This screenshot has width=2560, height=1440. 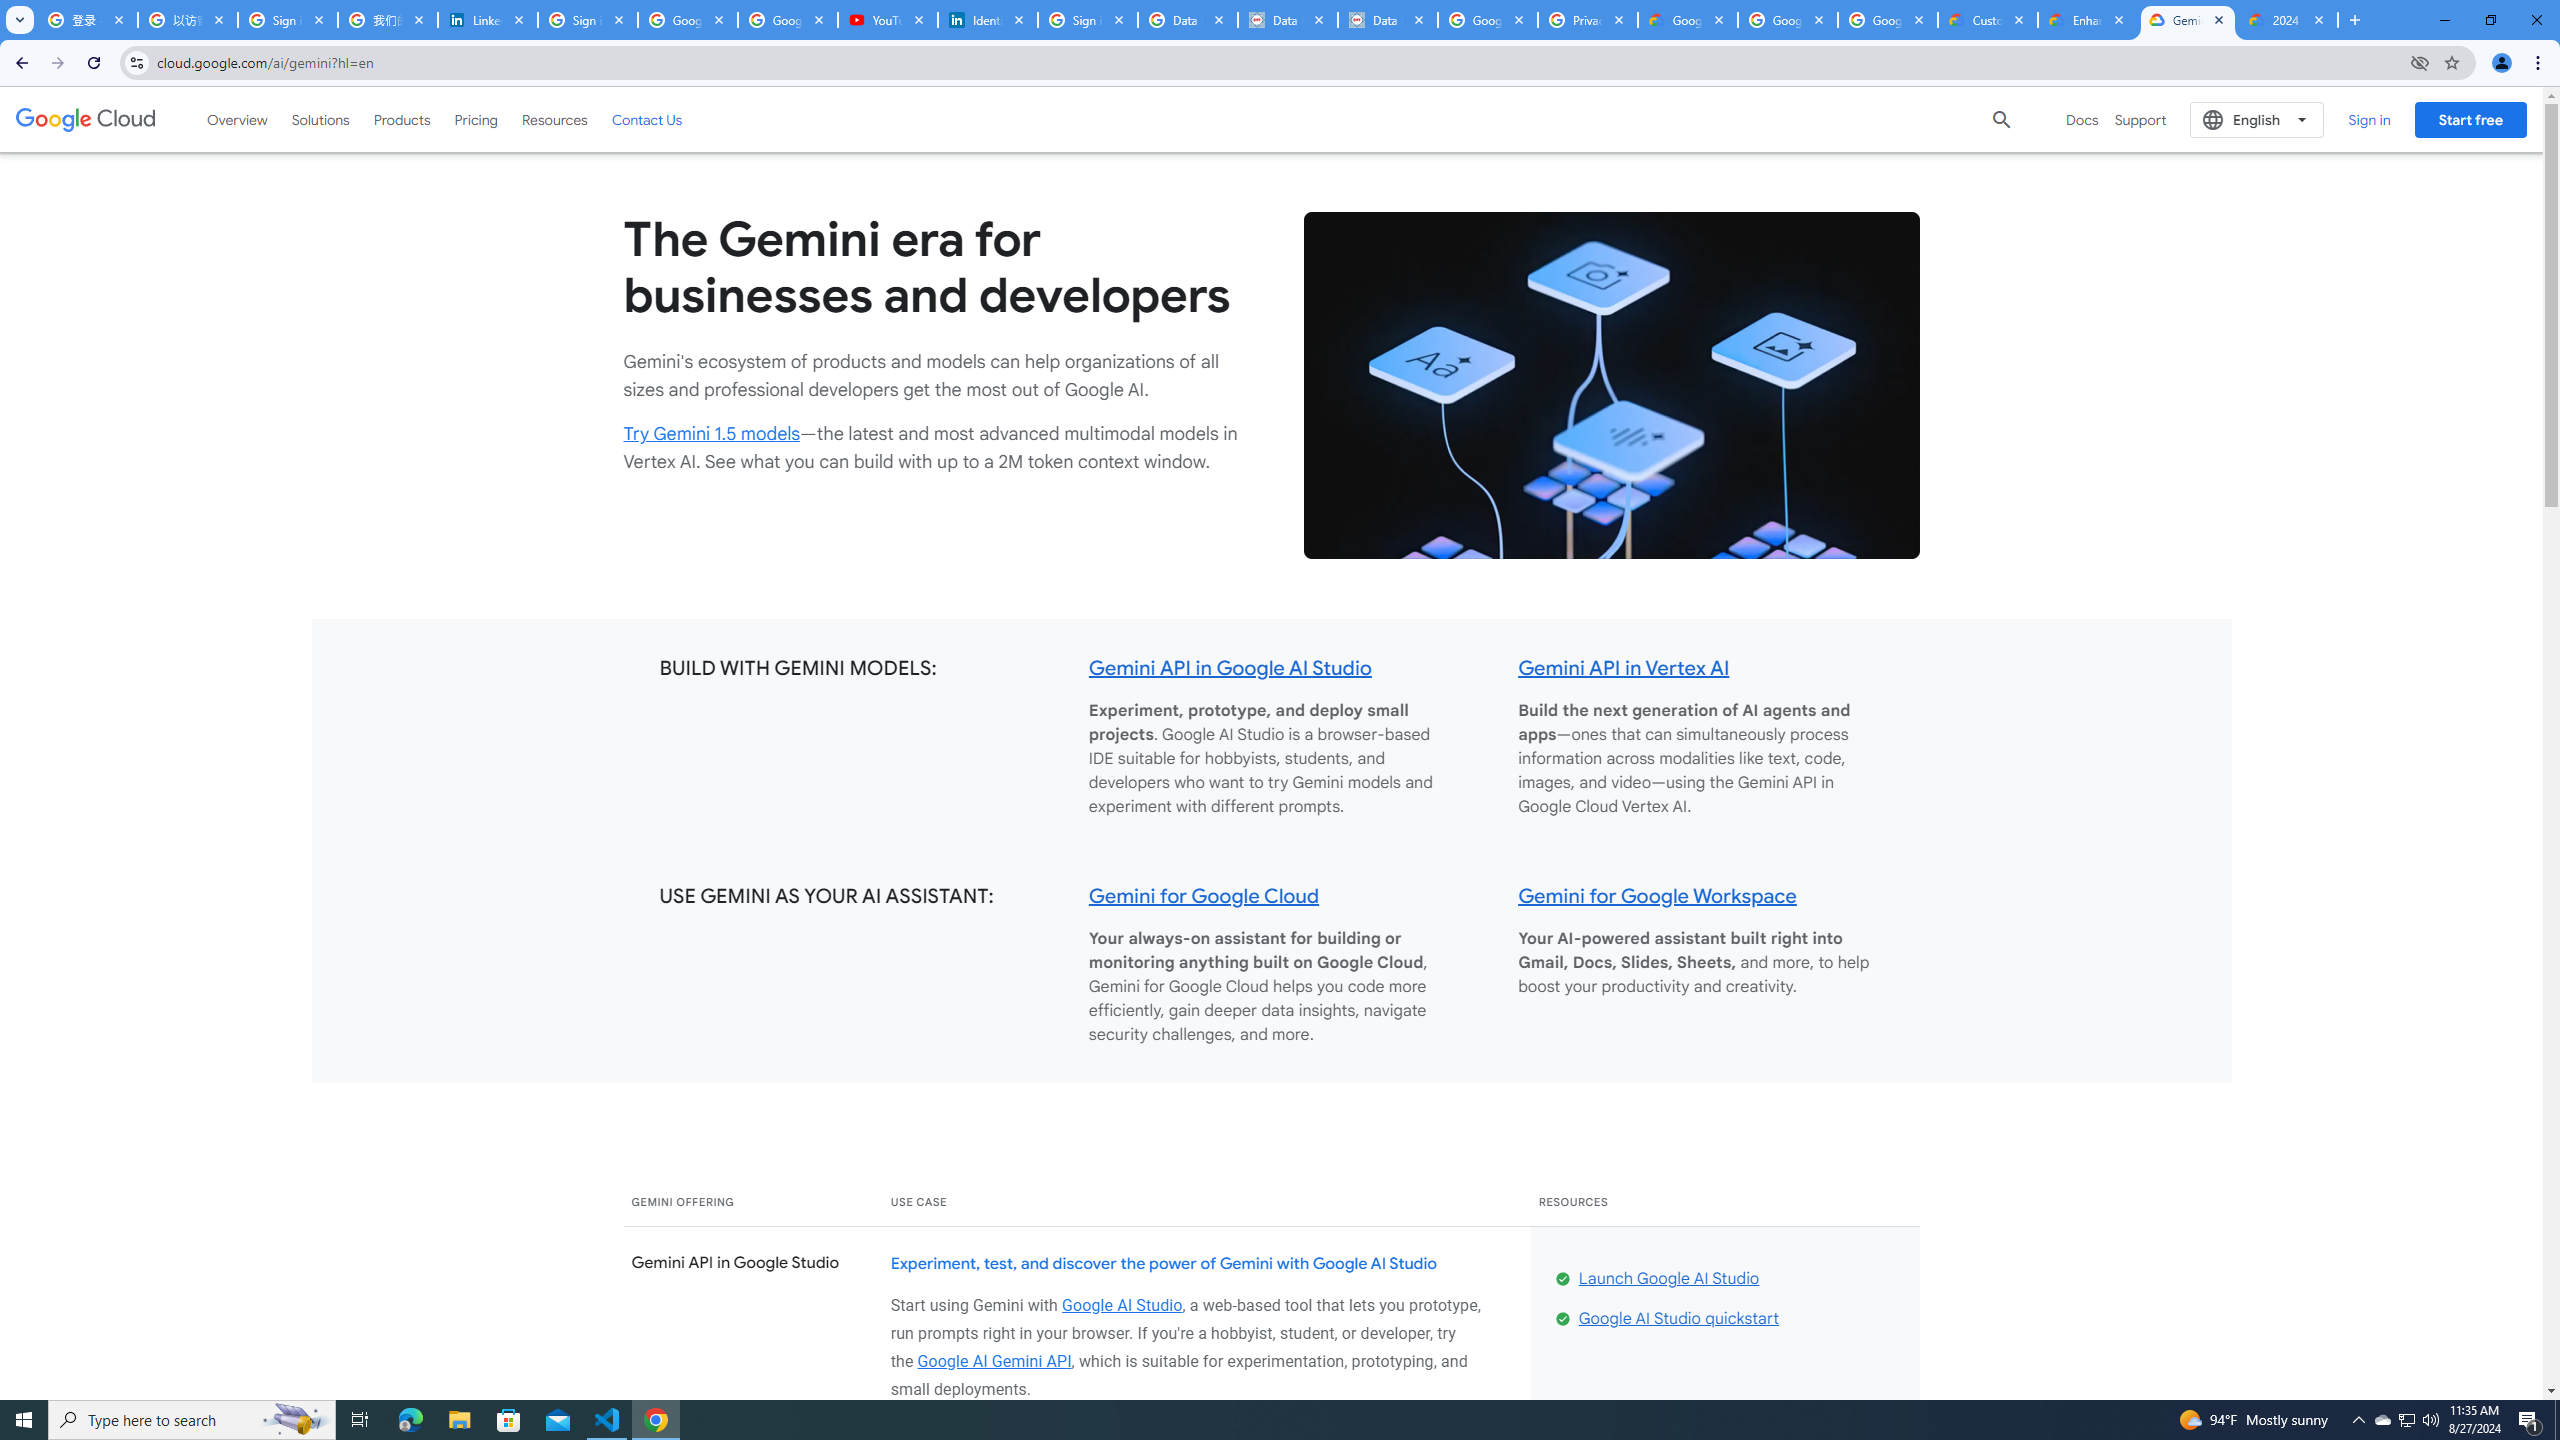 I want to click on 'Google AI Studio quickstart', so click(x=1678, y=1318).